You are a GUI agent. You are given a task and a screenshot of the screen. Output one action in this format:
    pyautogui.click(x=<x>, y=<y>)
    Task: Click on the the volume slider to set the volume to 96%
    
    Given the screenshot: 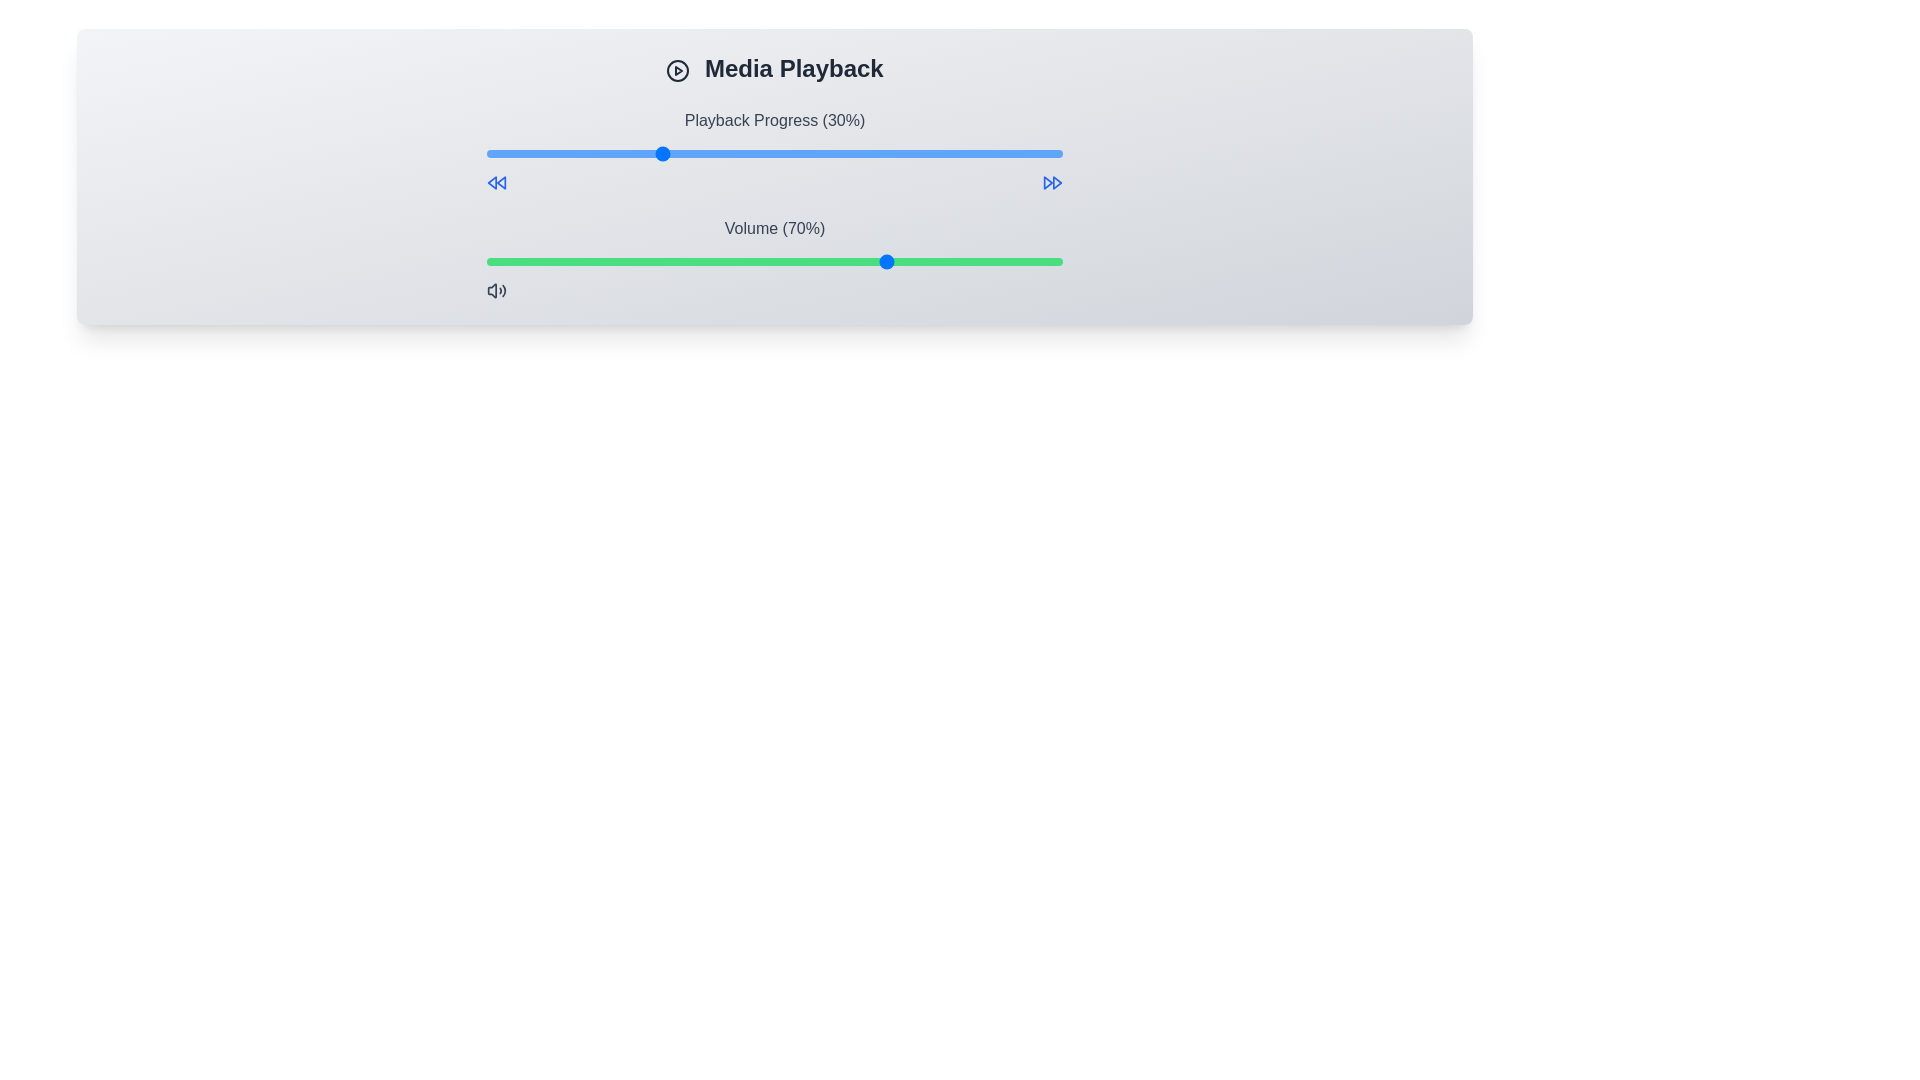 What is the action you would take?
    pyautogui.click(x=1039, y=261)
    